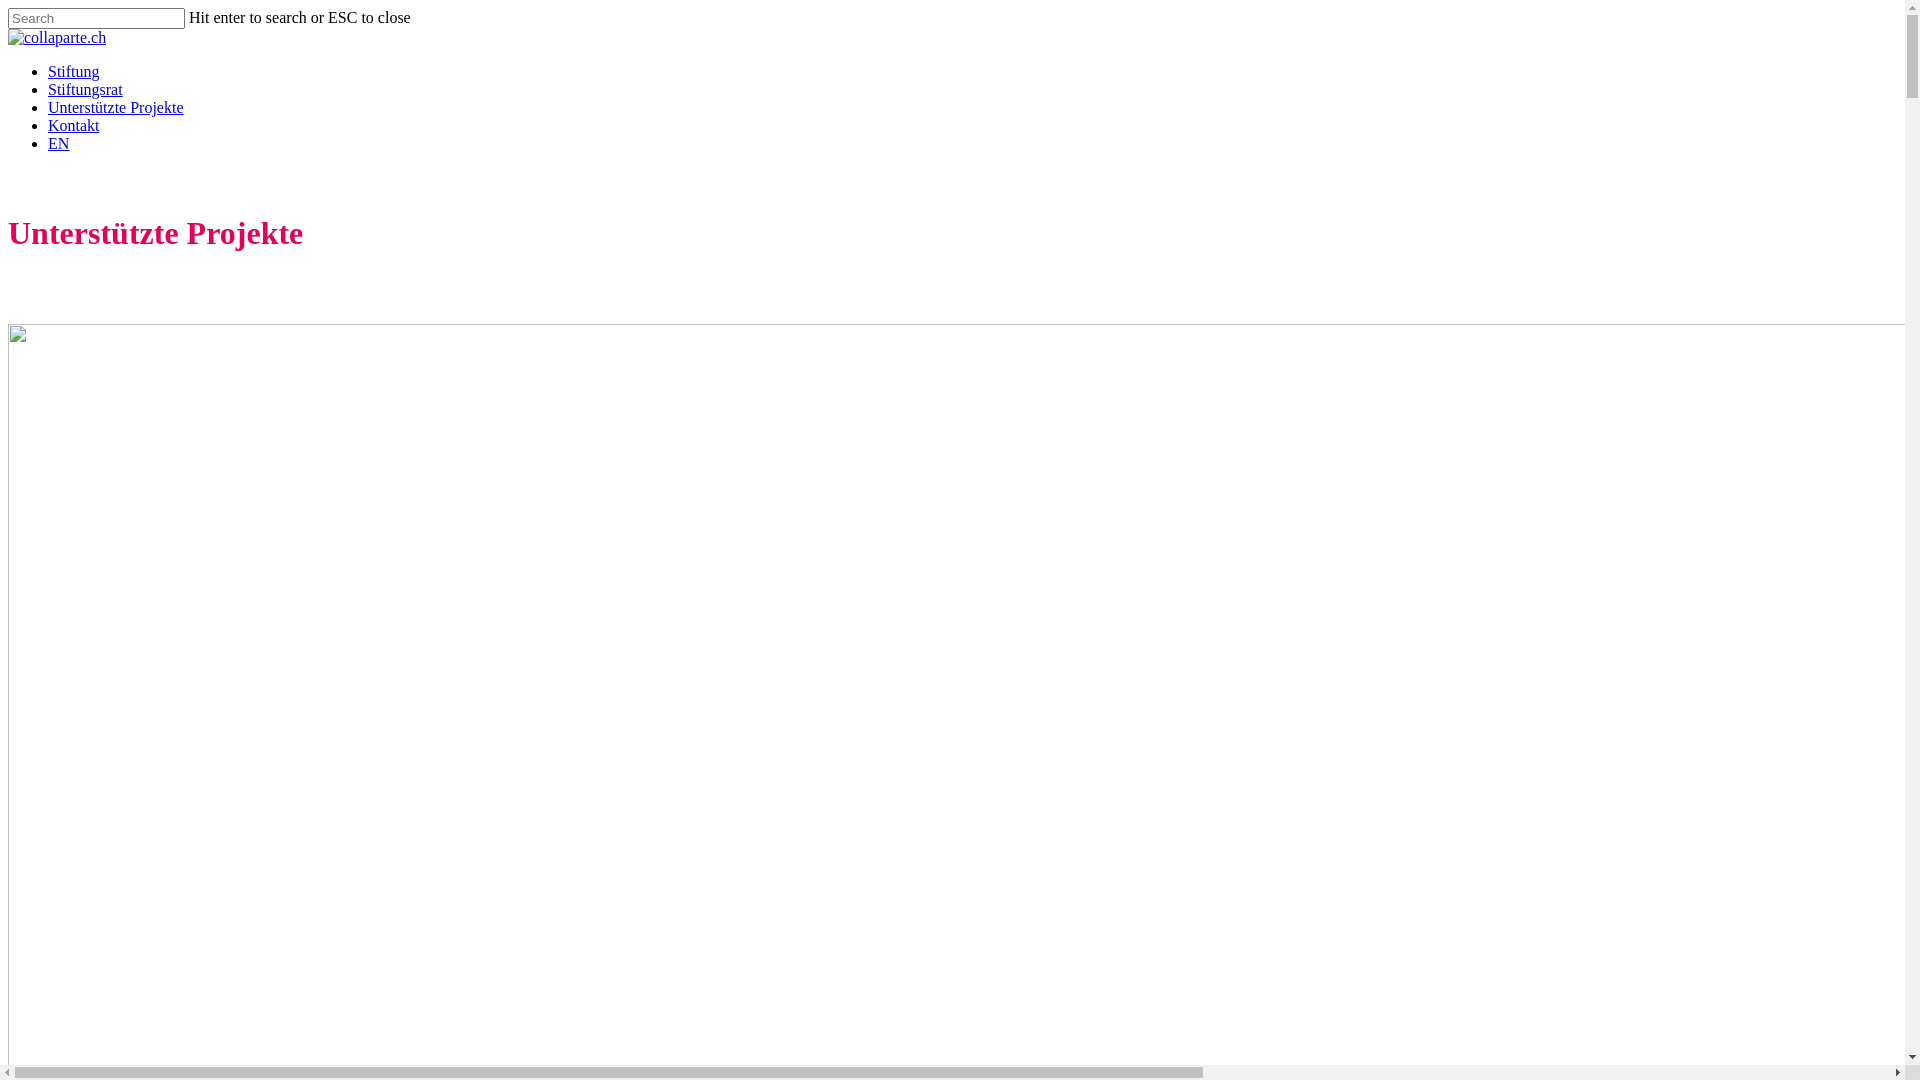 This screenshot has width=1920, height=1080. What do you see at coordinates (58, 142) in the screenshot?
I see `'EN'` at bounding box center [58, 142].